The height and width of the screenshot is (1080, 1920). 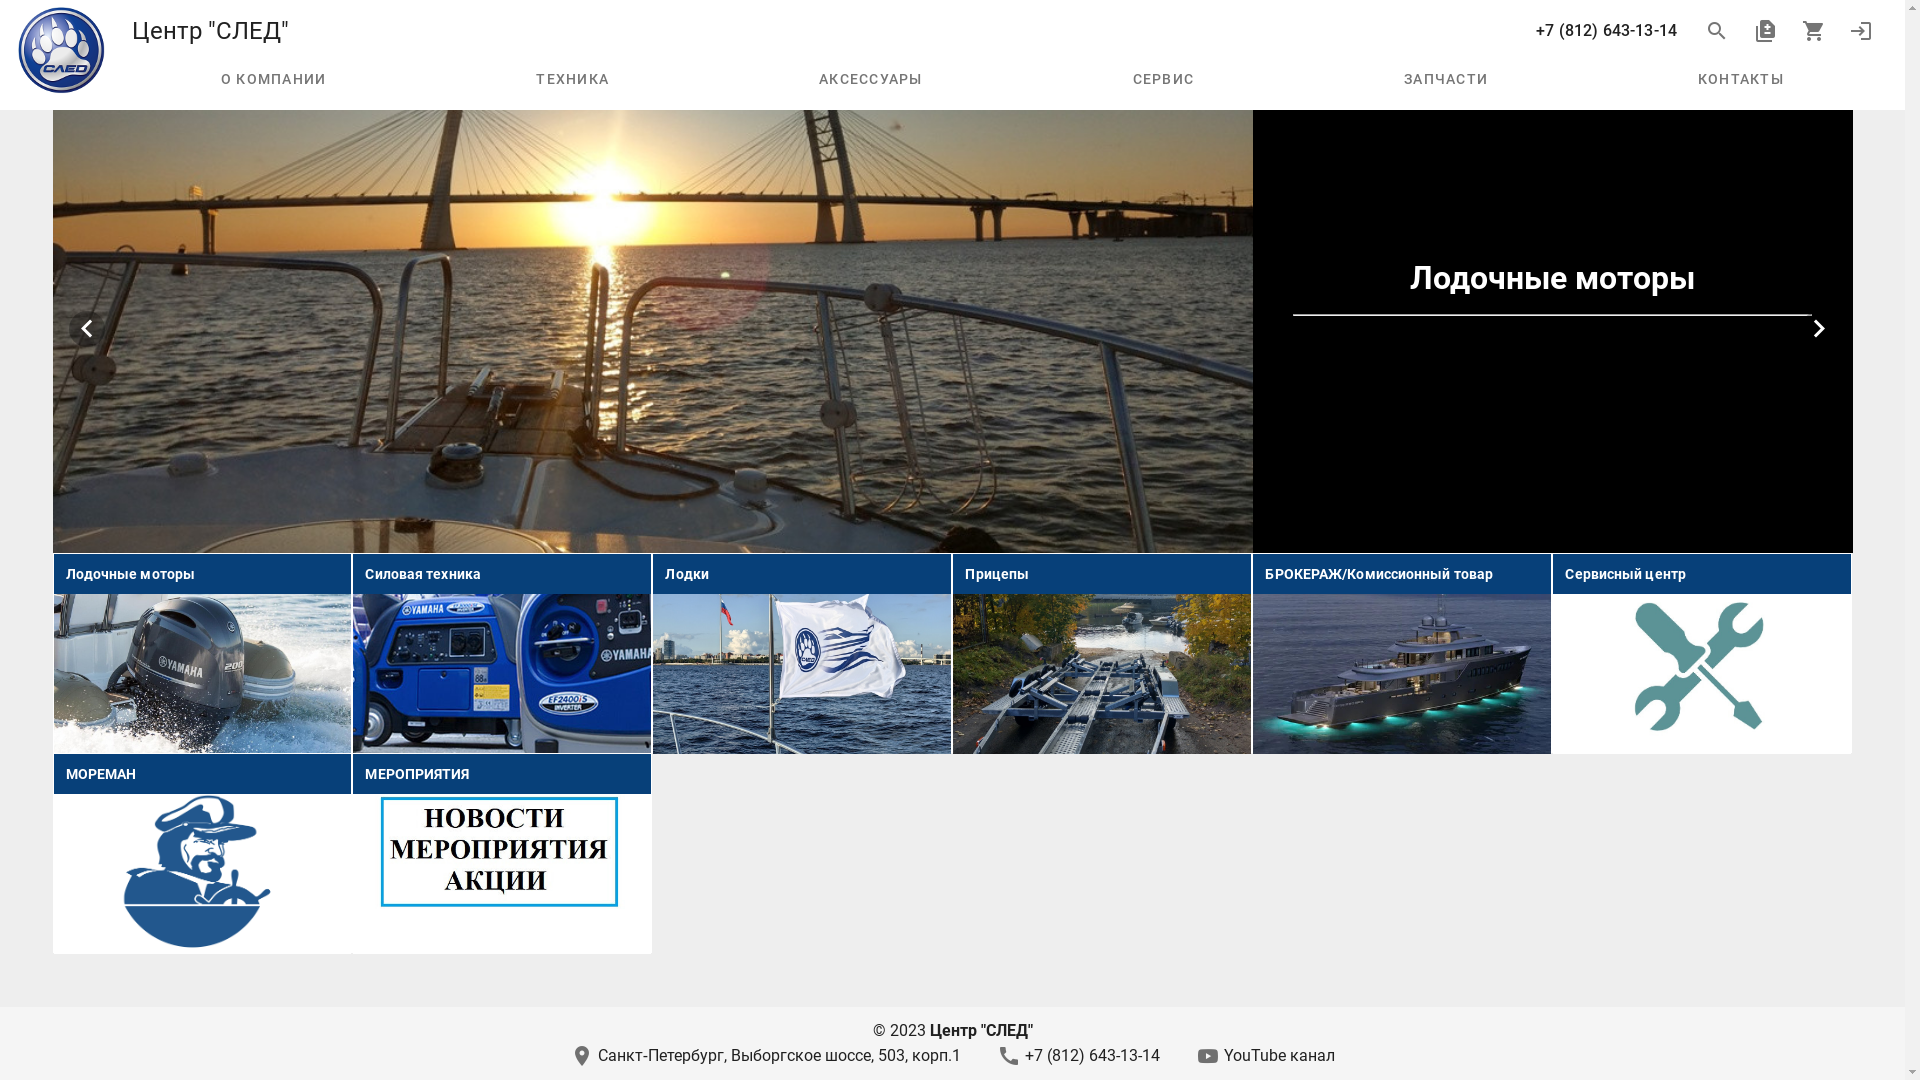 I want to click on 'login', so click(x=1860, y=30).